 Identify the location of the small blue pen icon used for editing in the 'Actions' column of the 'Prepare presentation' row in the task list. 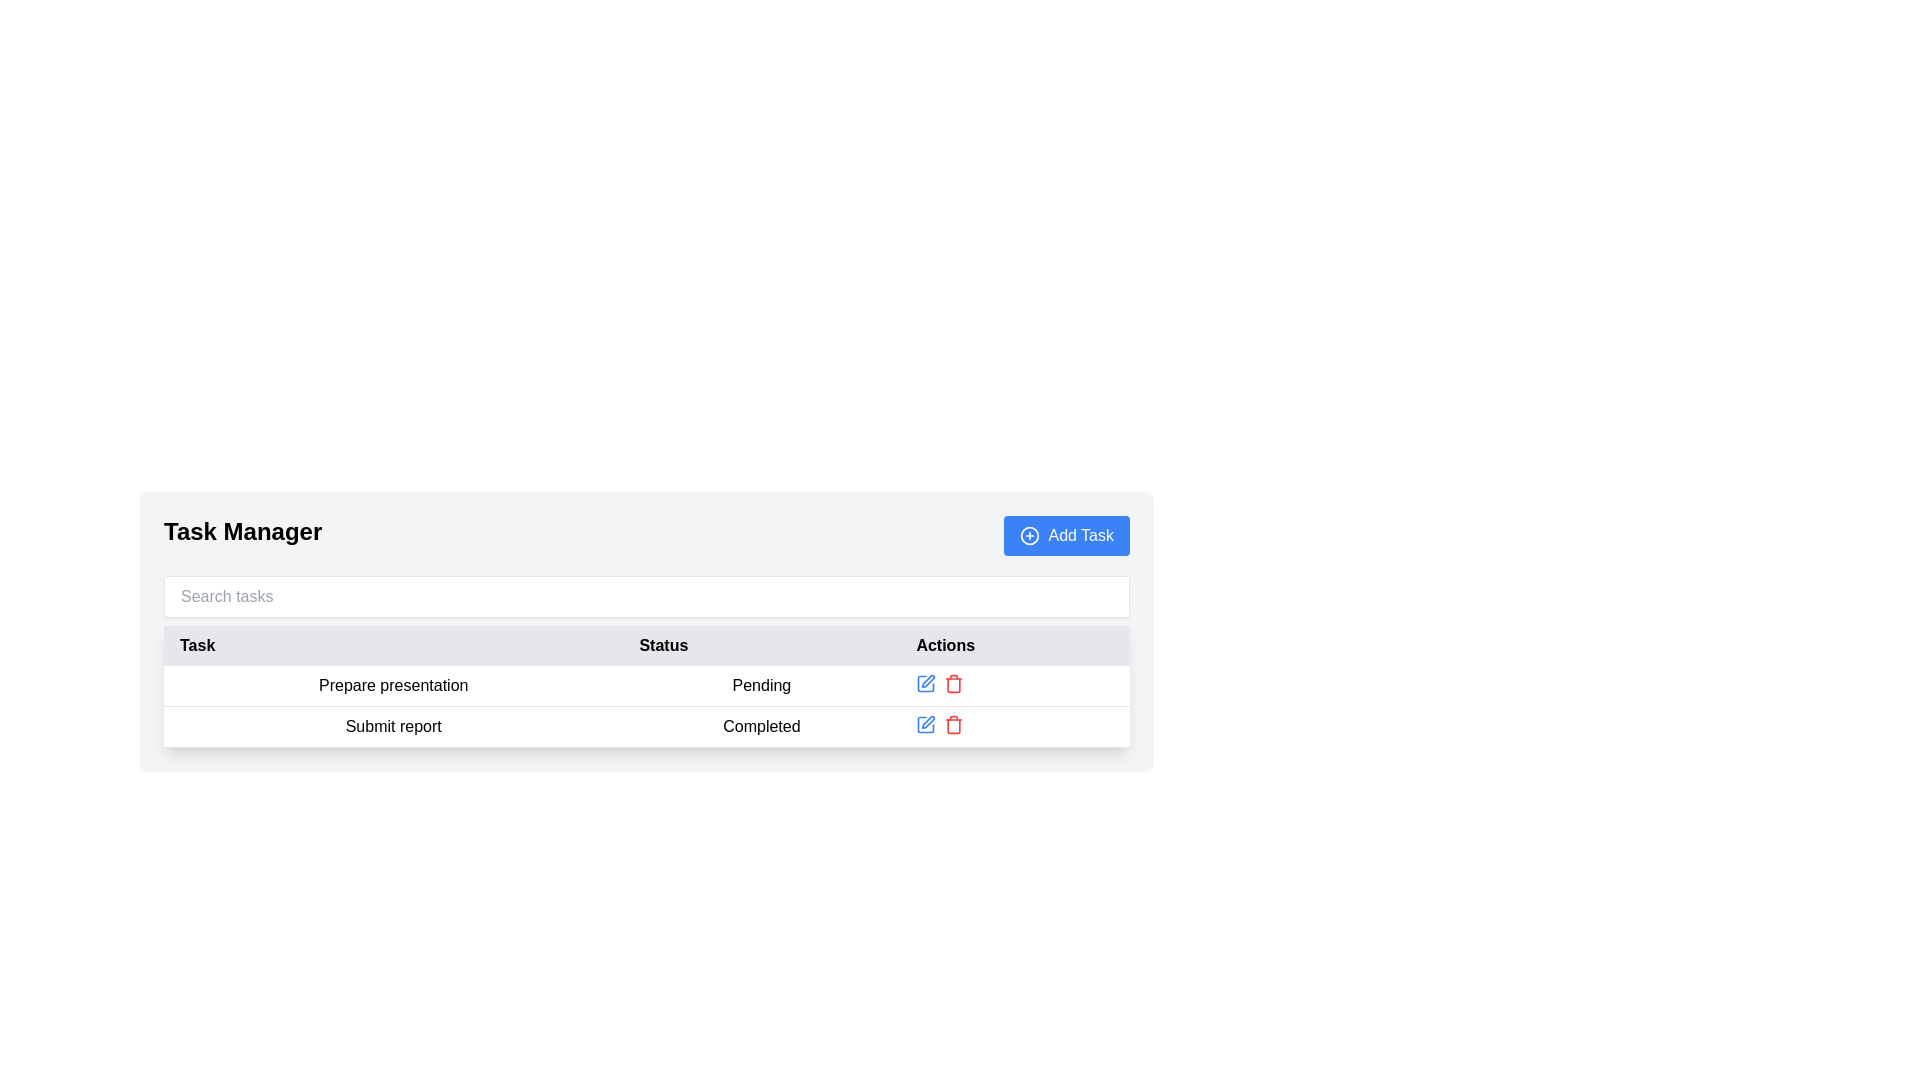
(925, 682).